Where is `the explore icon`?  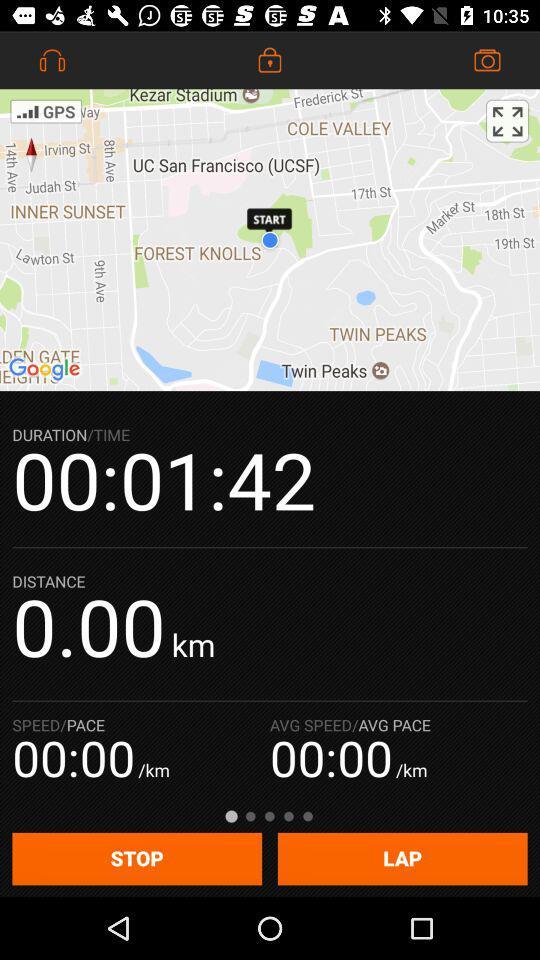
the explore icon is located at coordinates (30, 153).